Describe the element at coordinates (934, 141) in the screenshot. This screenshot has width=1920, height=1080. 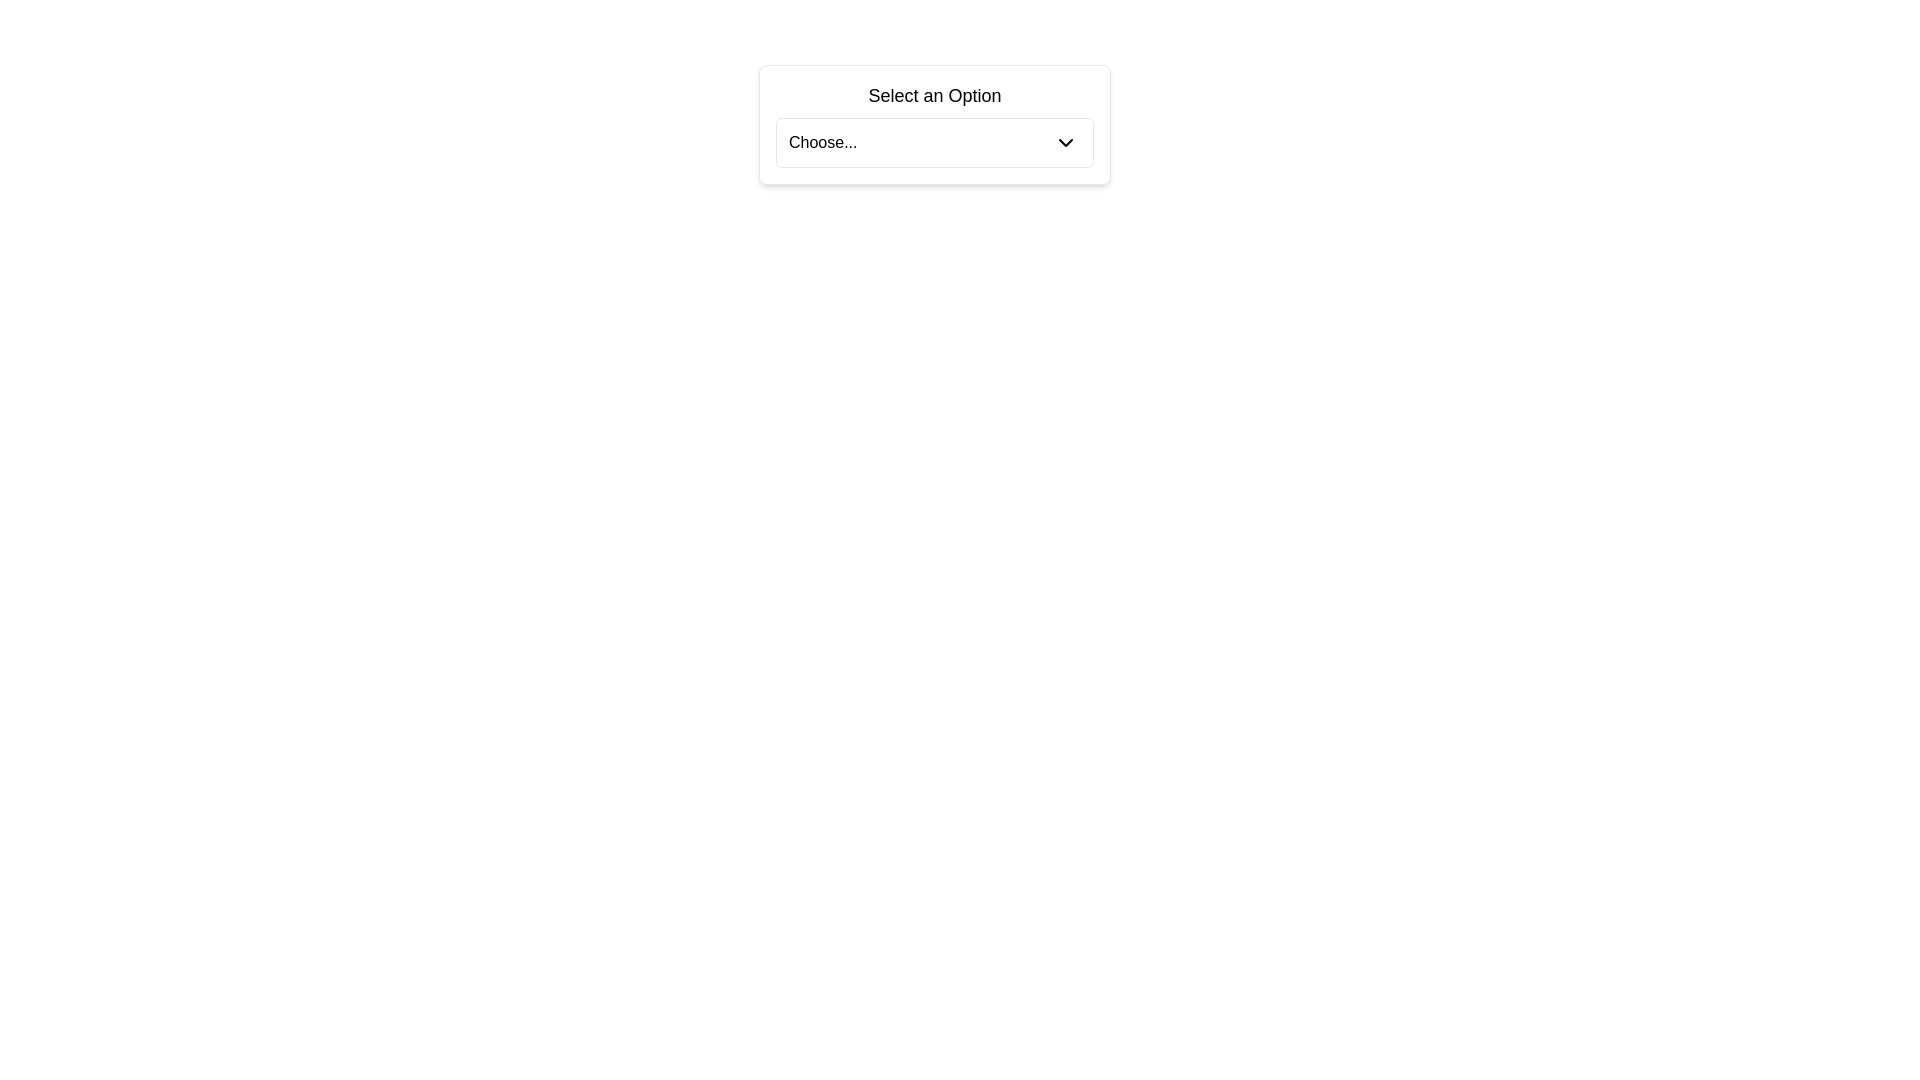
I see `the dropdown menu located below the text label 'Select an Option' in the dialog area` at that location.